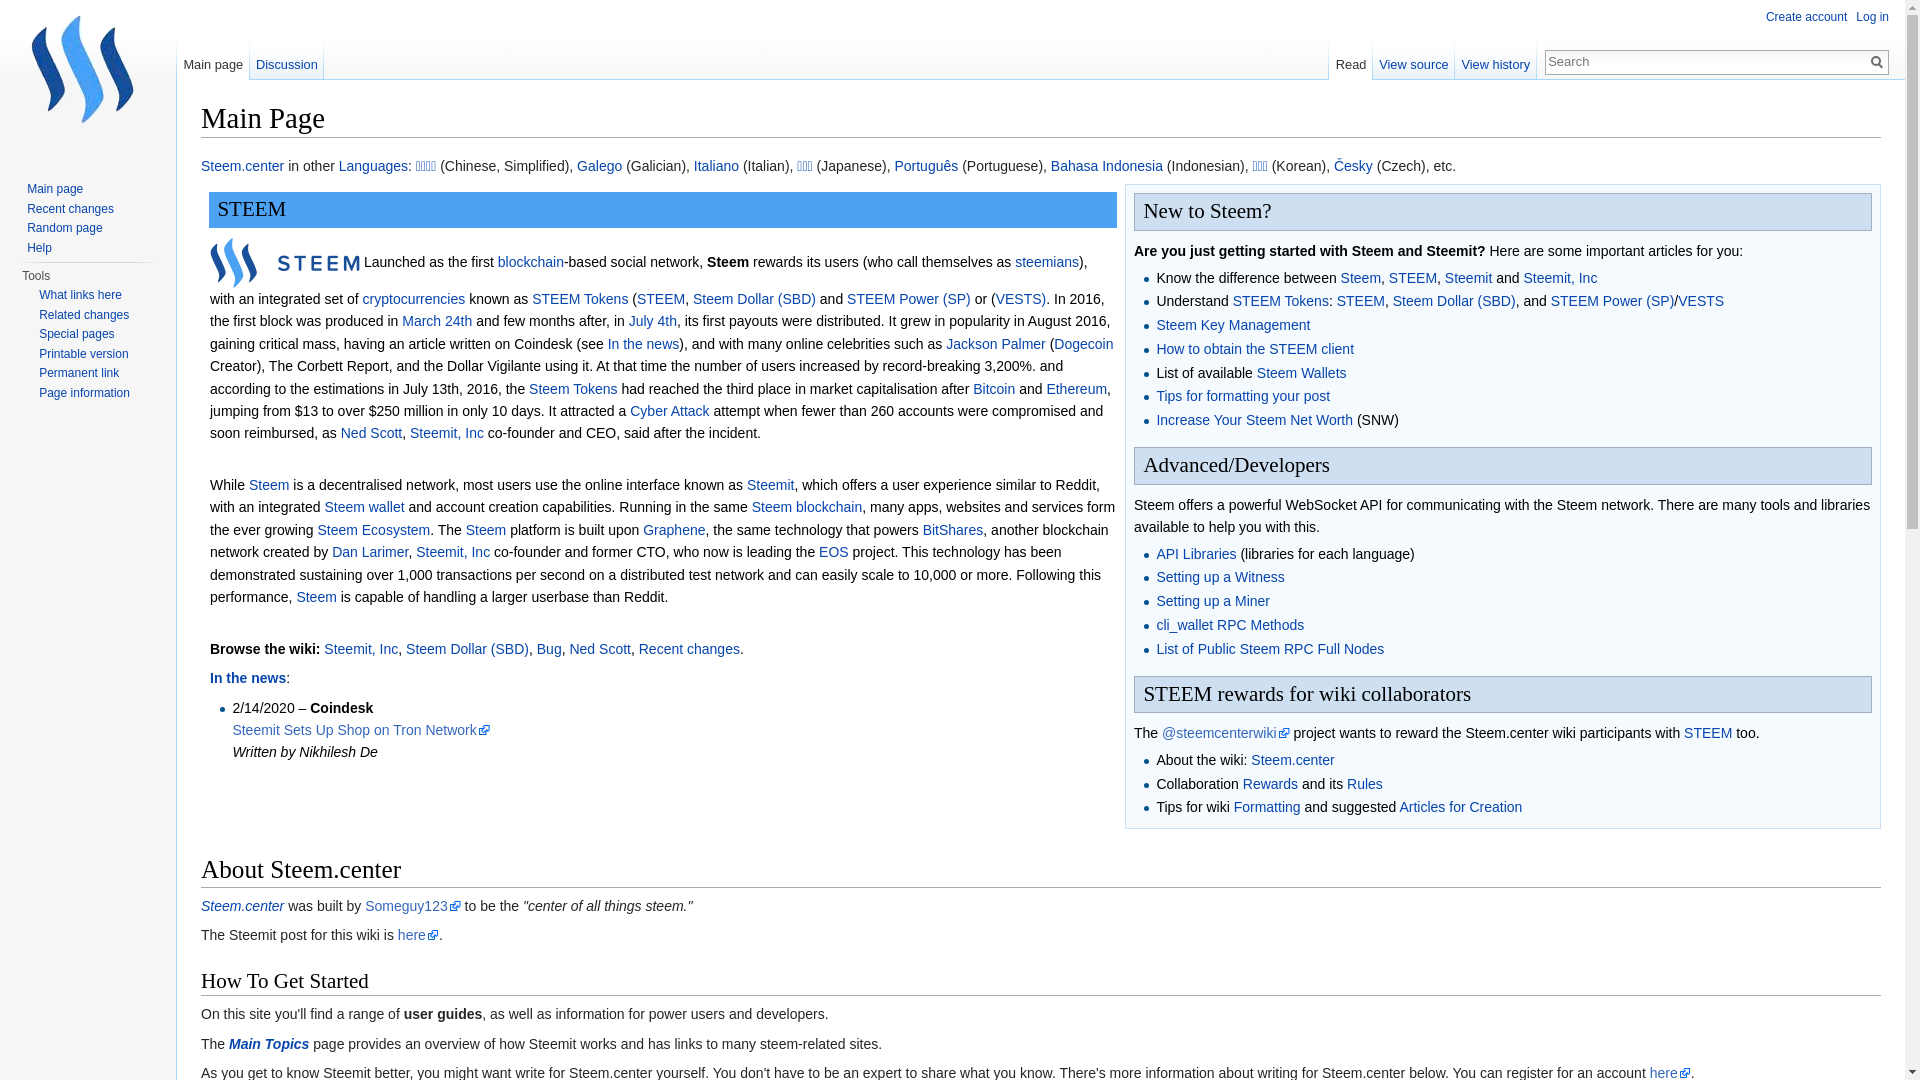  What do you see at coordinates (267, 1043) in the screenshot?
I see `'Main Topics'` at bounding box center [267, 1043].